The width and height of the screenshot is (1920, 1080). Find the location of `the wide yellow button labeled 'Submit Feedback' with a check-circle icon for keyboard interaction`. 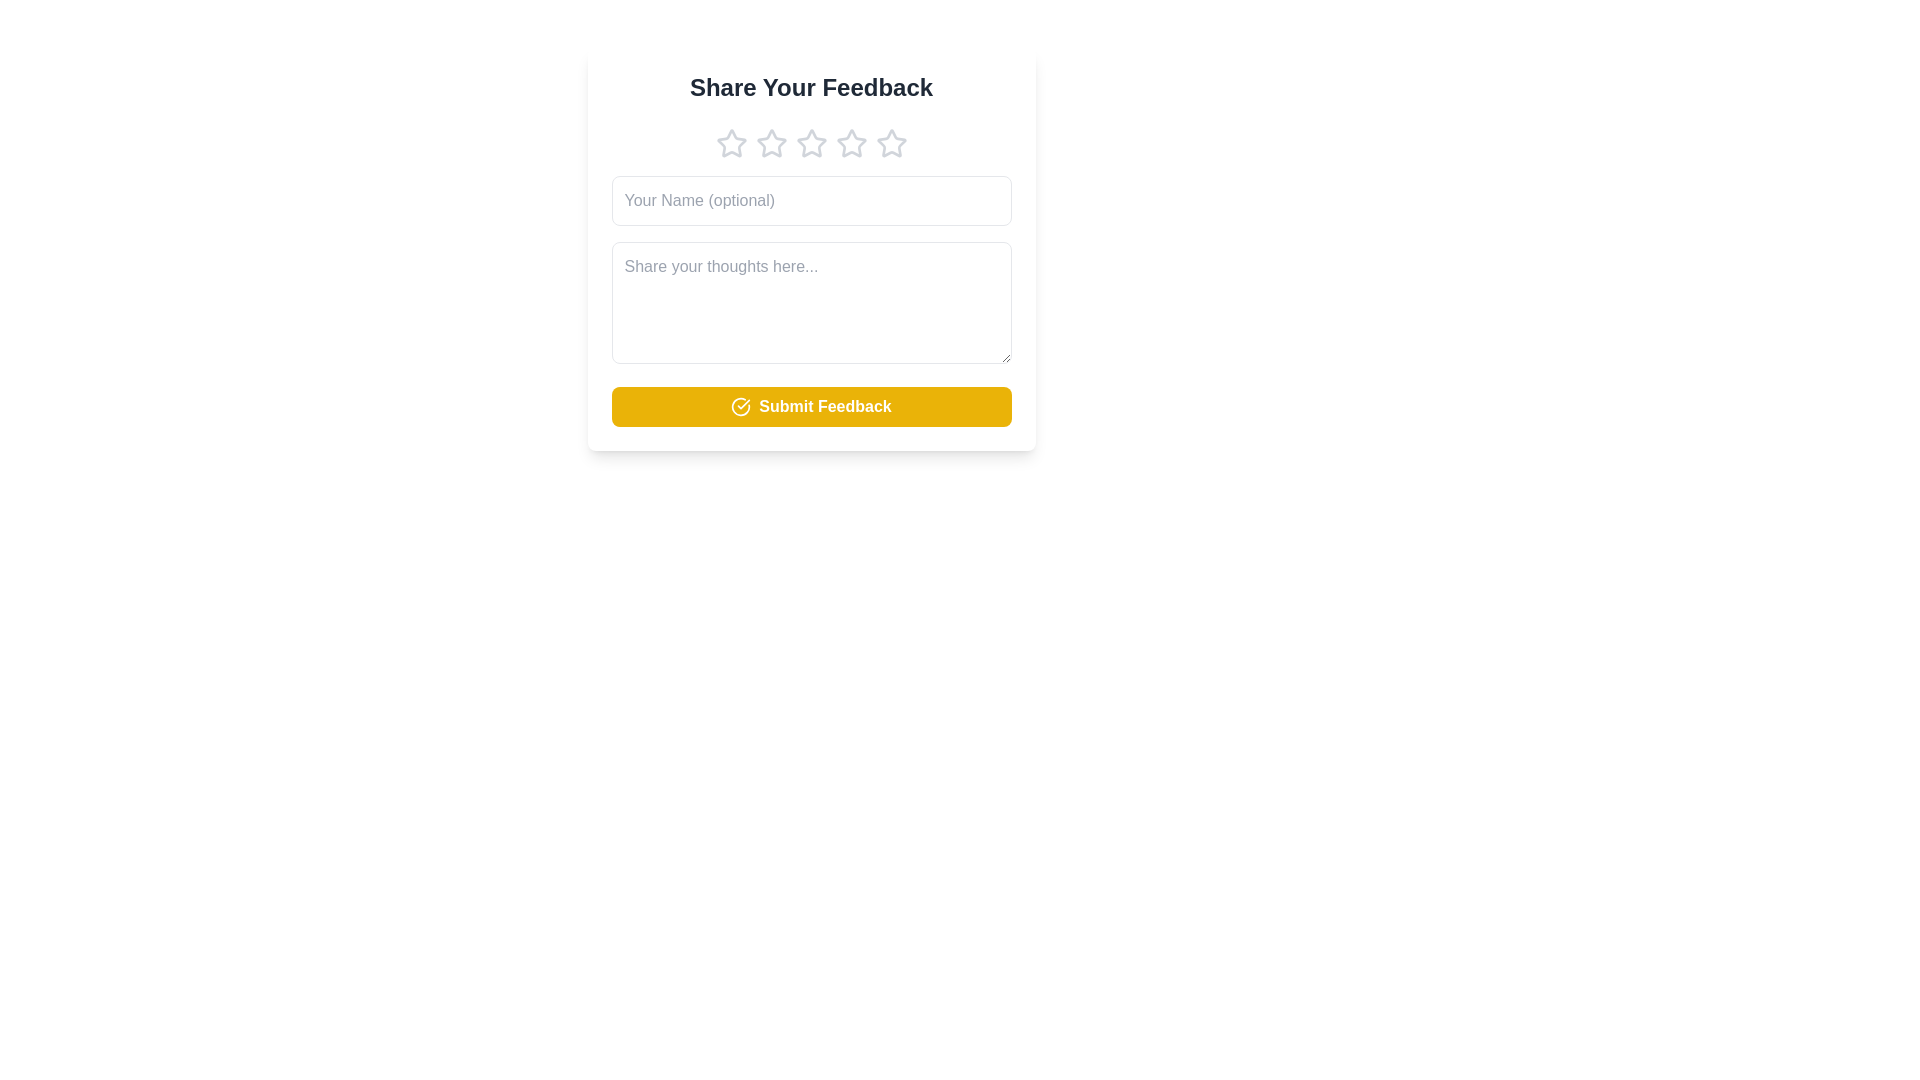

the wide yellow button labeled 'Submit Feedback' with a check-circle icon for keyboard interaction is located at coordinates (811, 406).